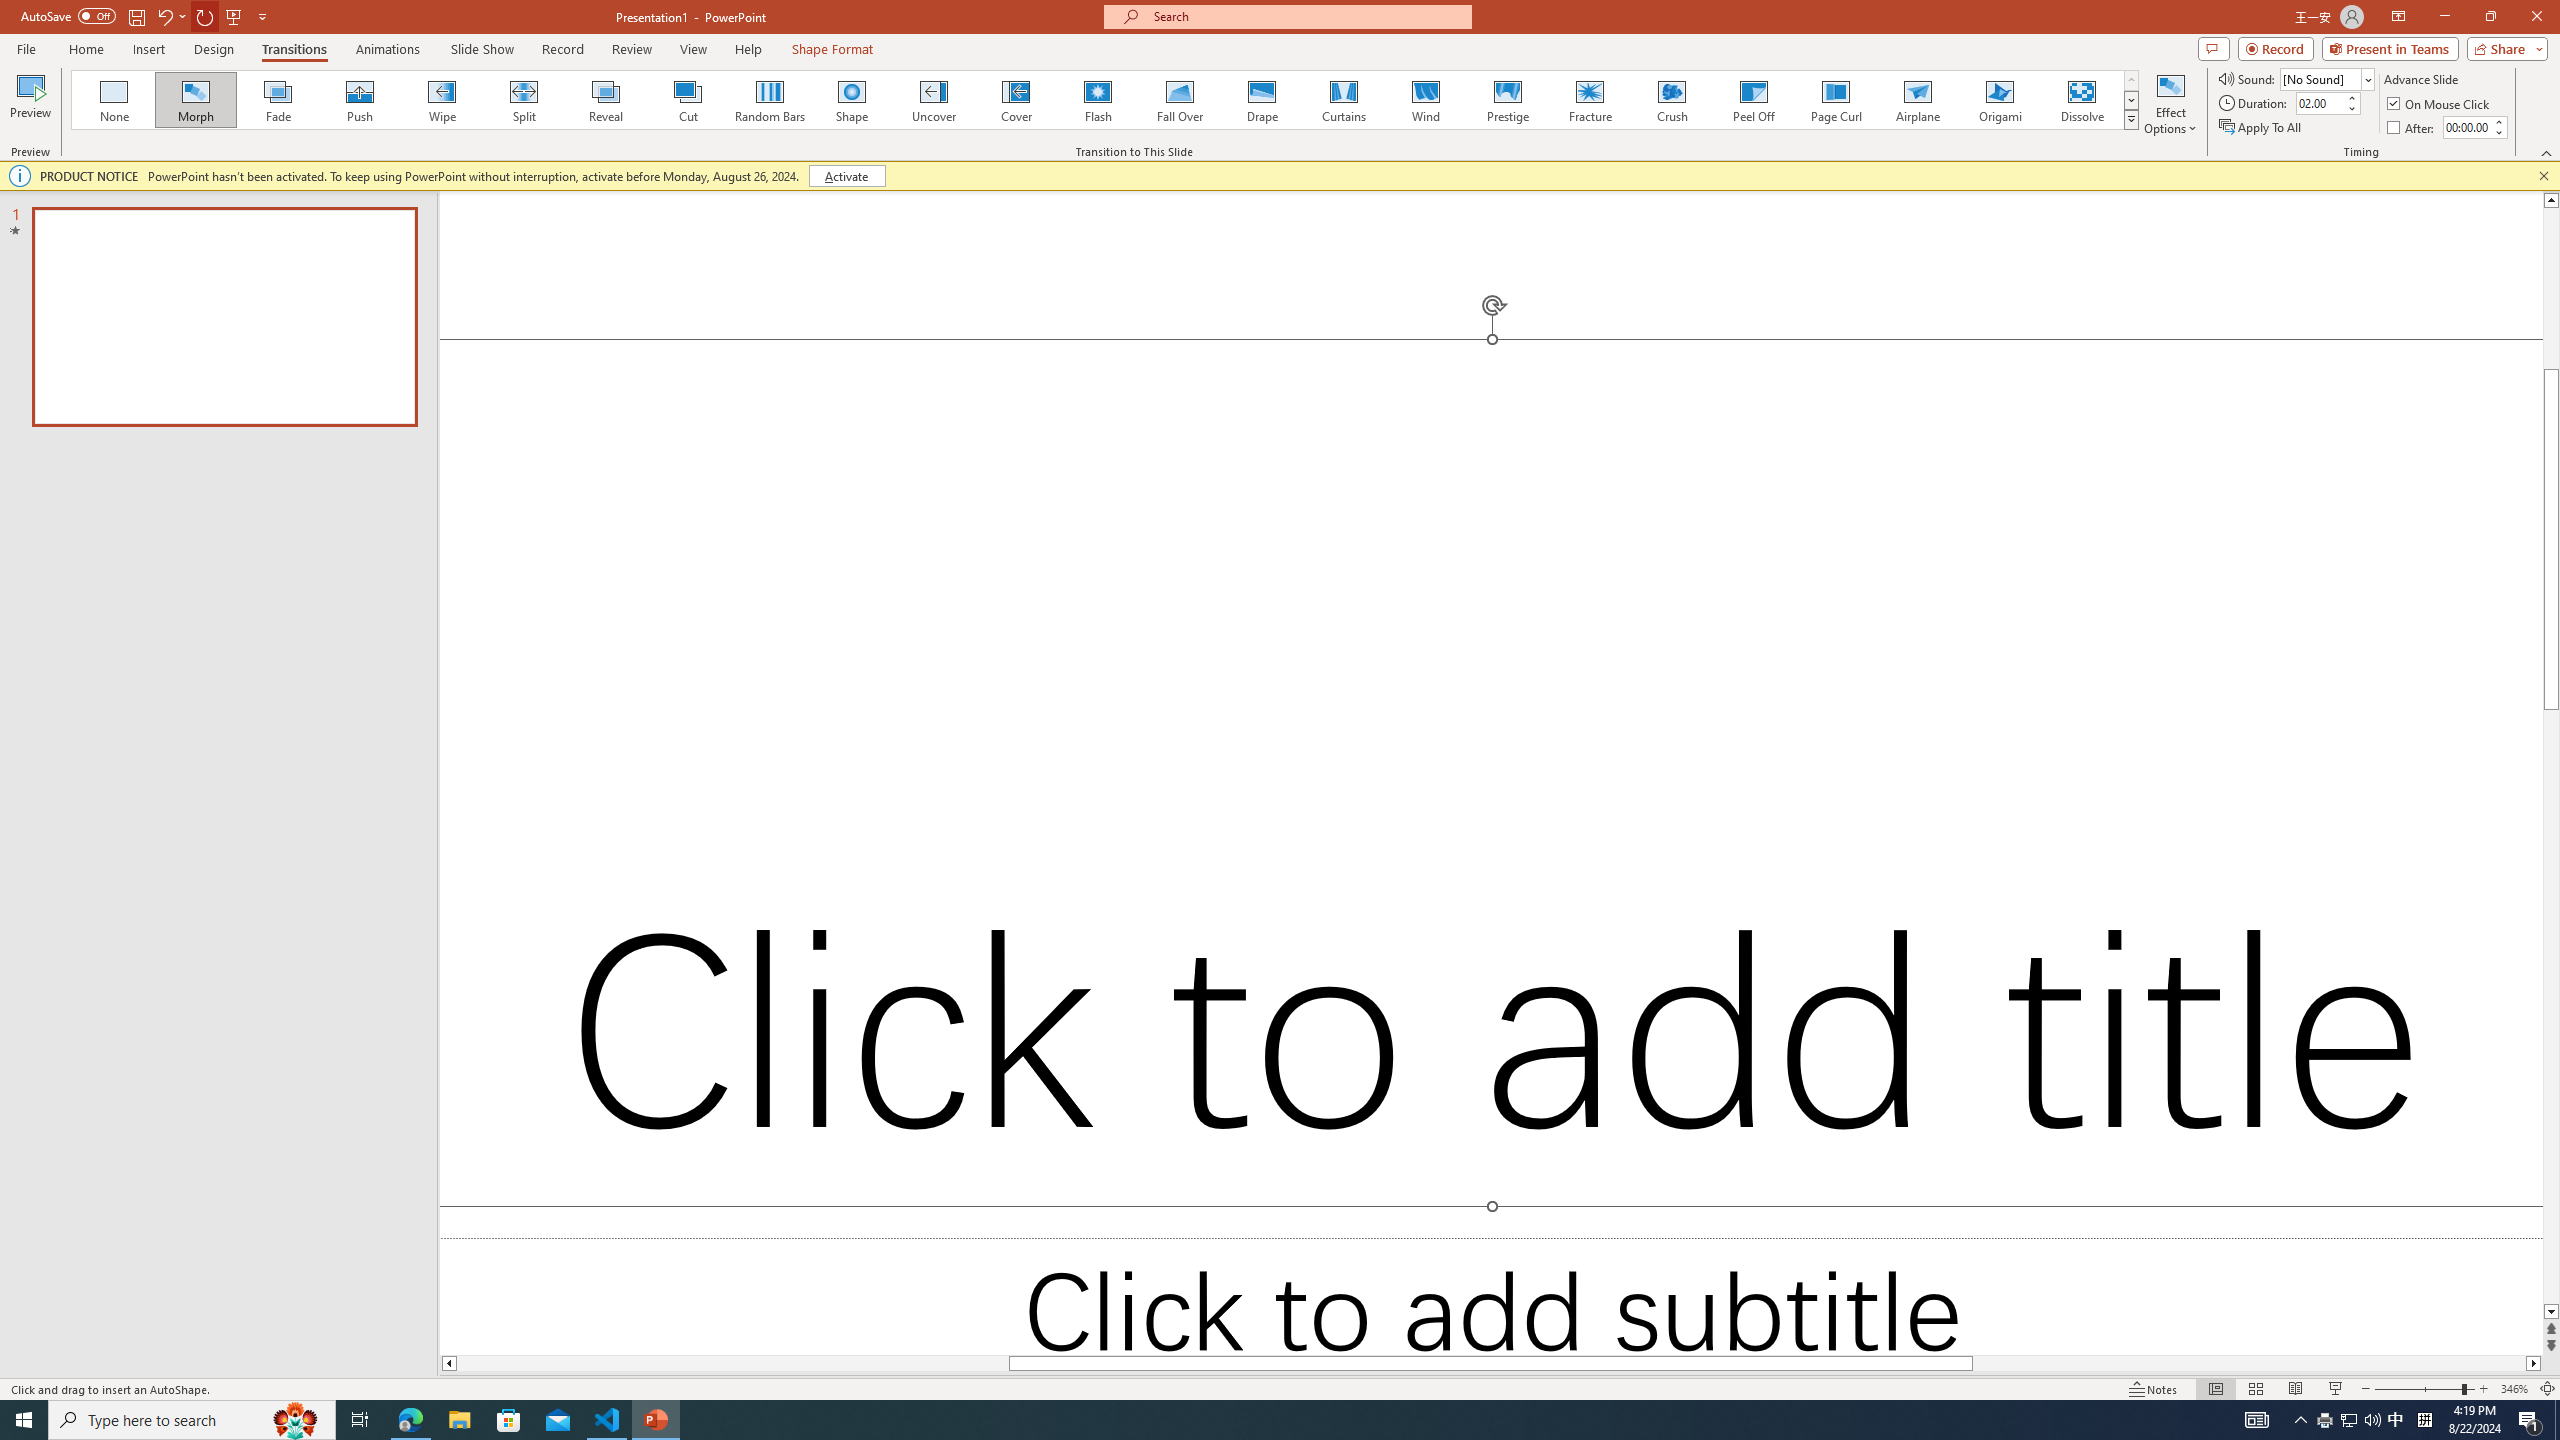  What do you see at coordinates (2412, 127) in the screenshot?
I see `'After'` at bounding box center [2412, 127].